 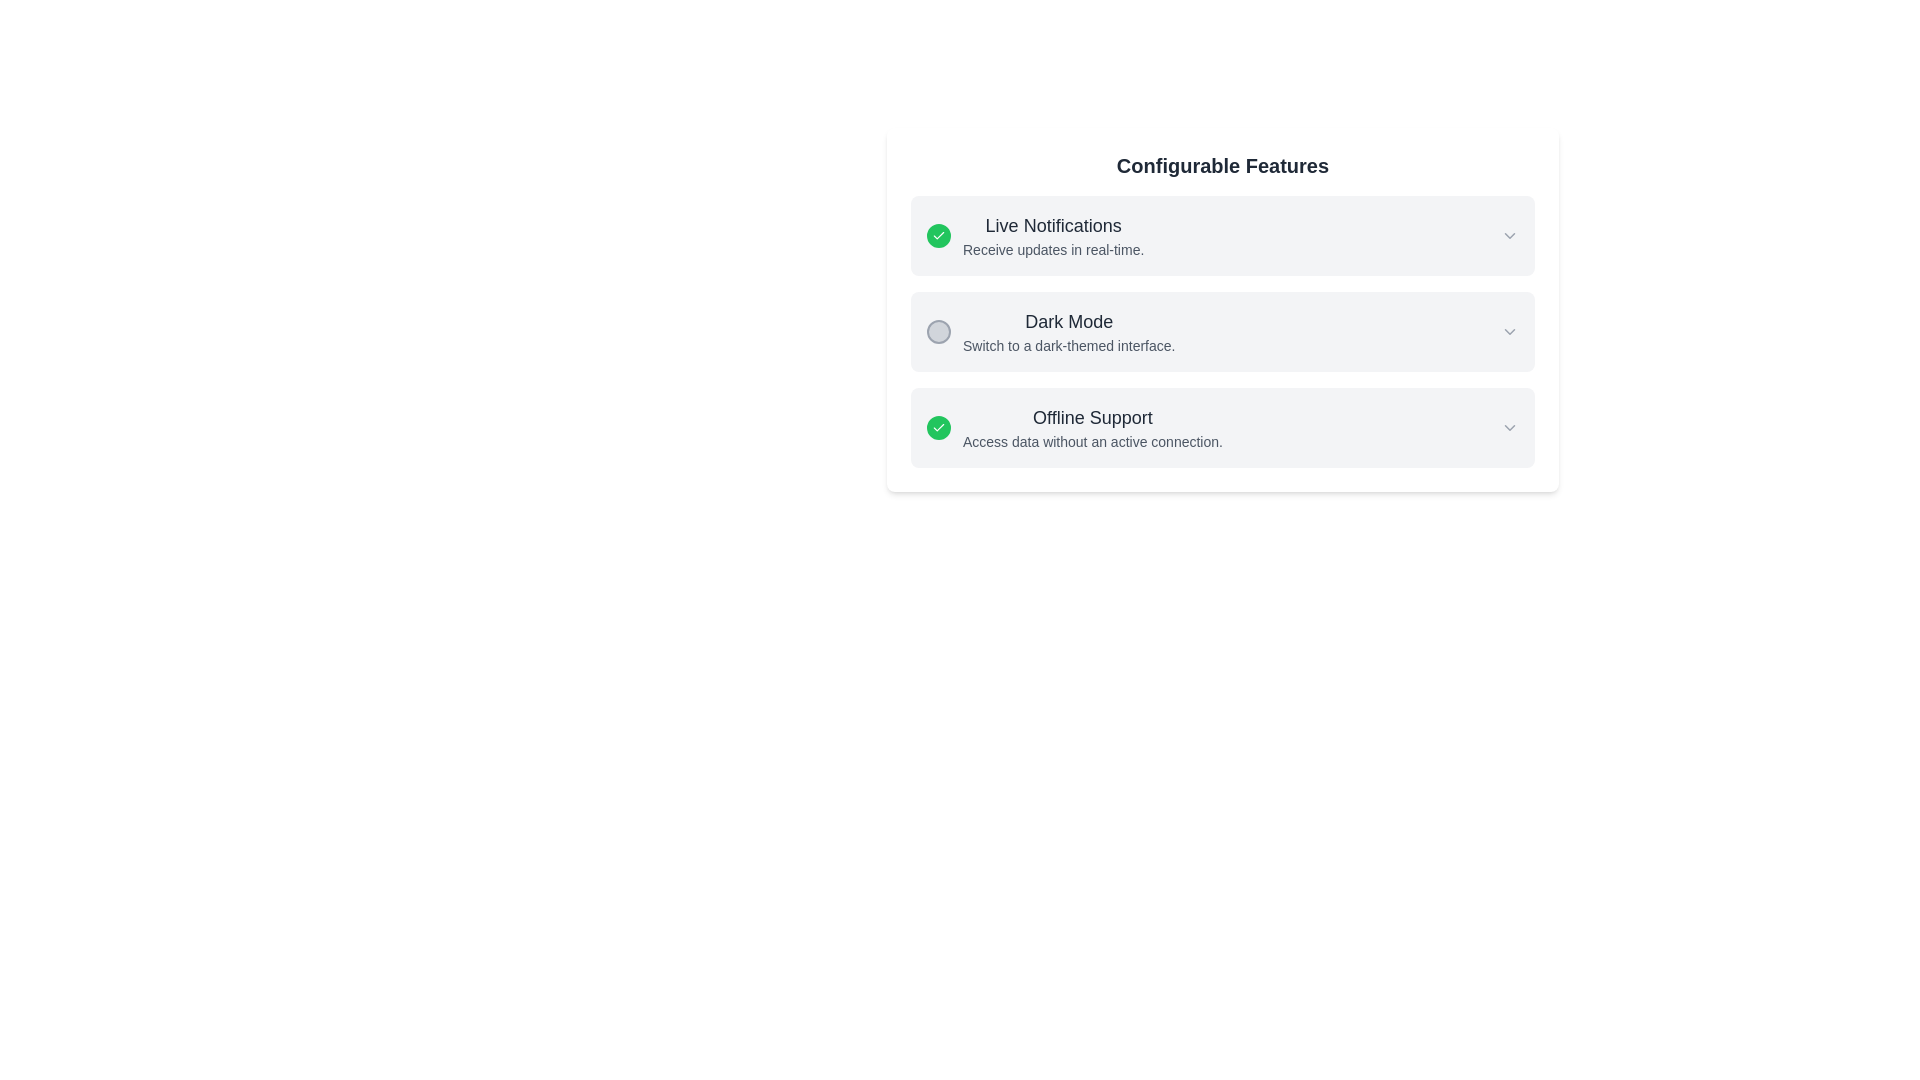 What do you see at coordinates (1052, 249) in the screenshot?
I see `the descriptive text that reads 'Receive updates in real-time.' positioned below the 'Live Notifications' title` at bounding box center [1052, 249].